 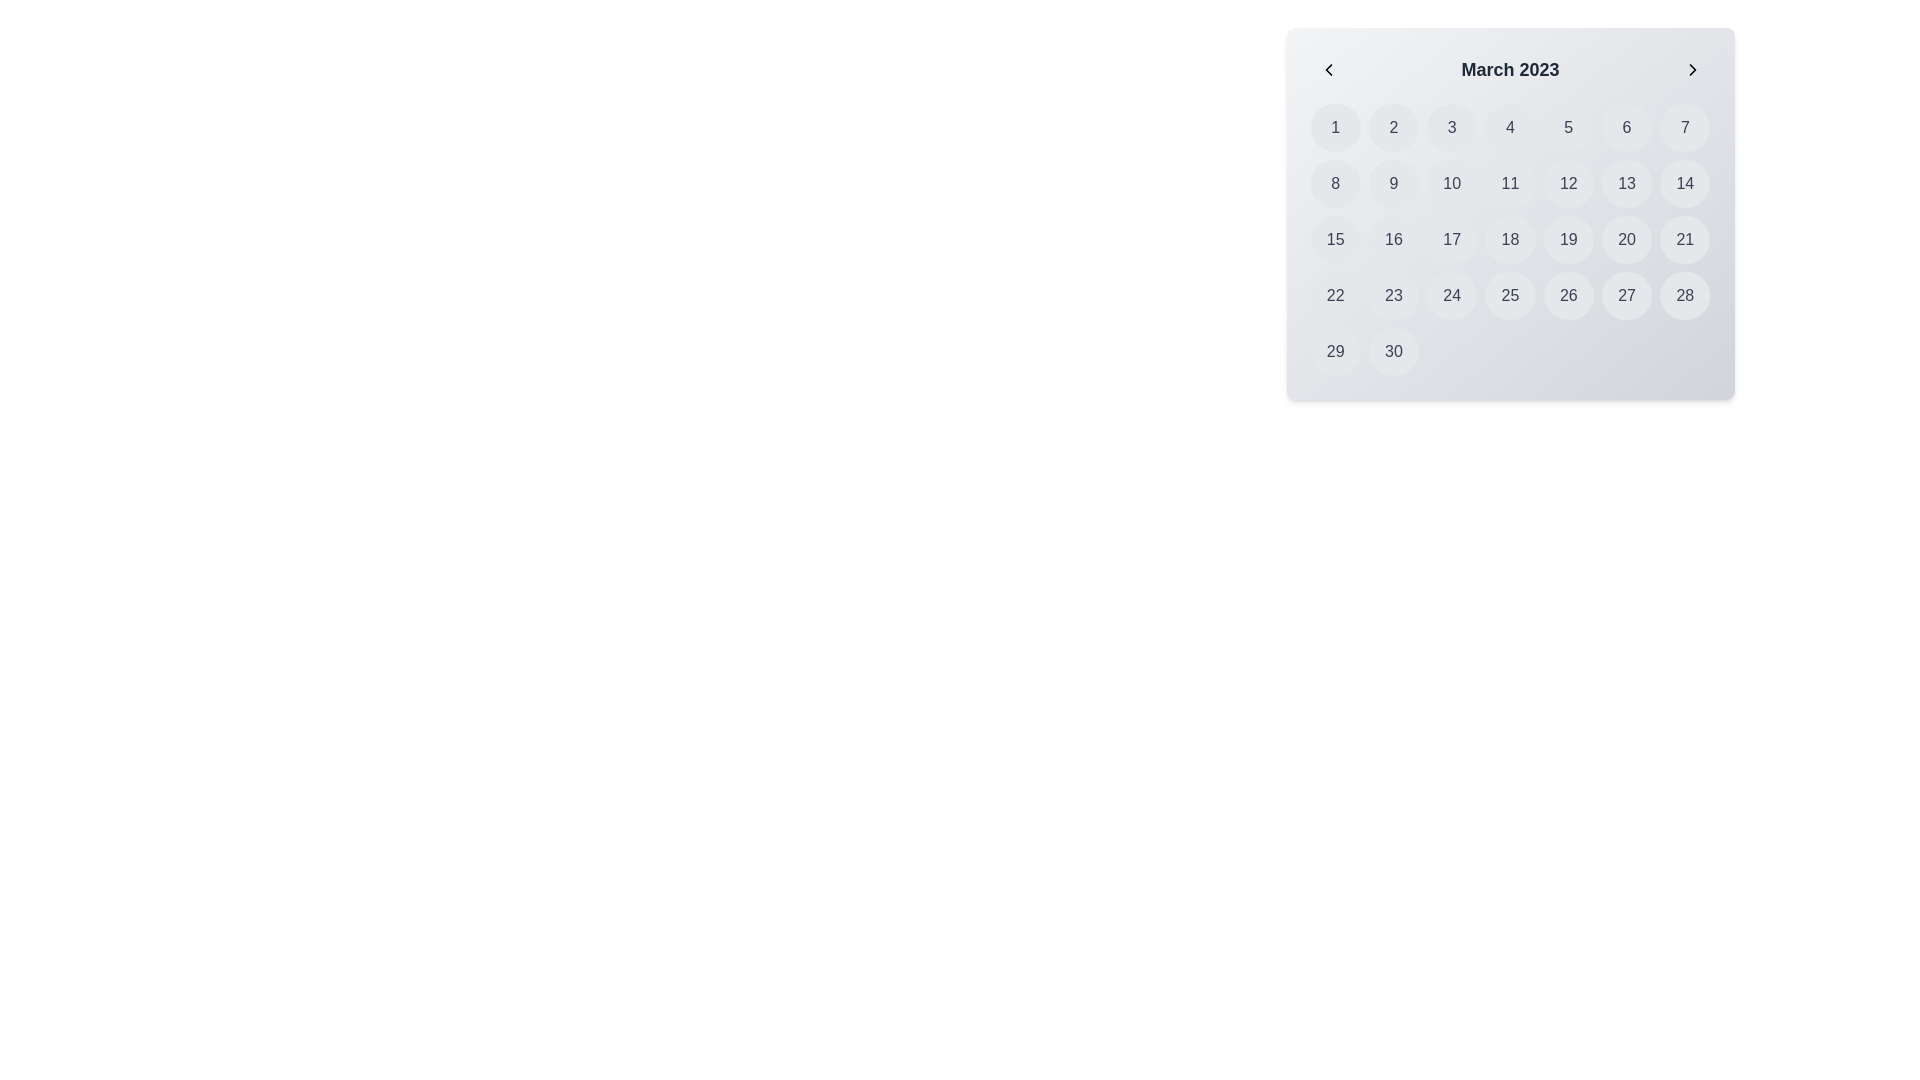 What do you see at coordinates (1392, 127) in the screenshot?
I see `the circular button displaying the number '2'` at bounding box center [1392, 127].